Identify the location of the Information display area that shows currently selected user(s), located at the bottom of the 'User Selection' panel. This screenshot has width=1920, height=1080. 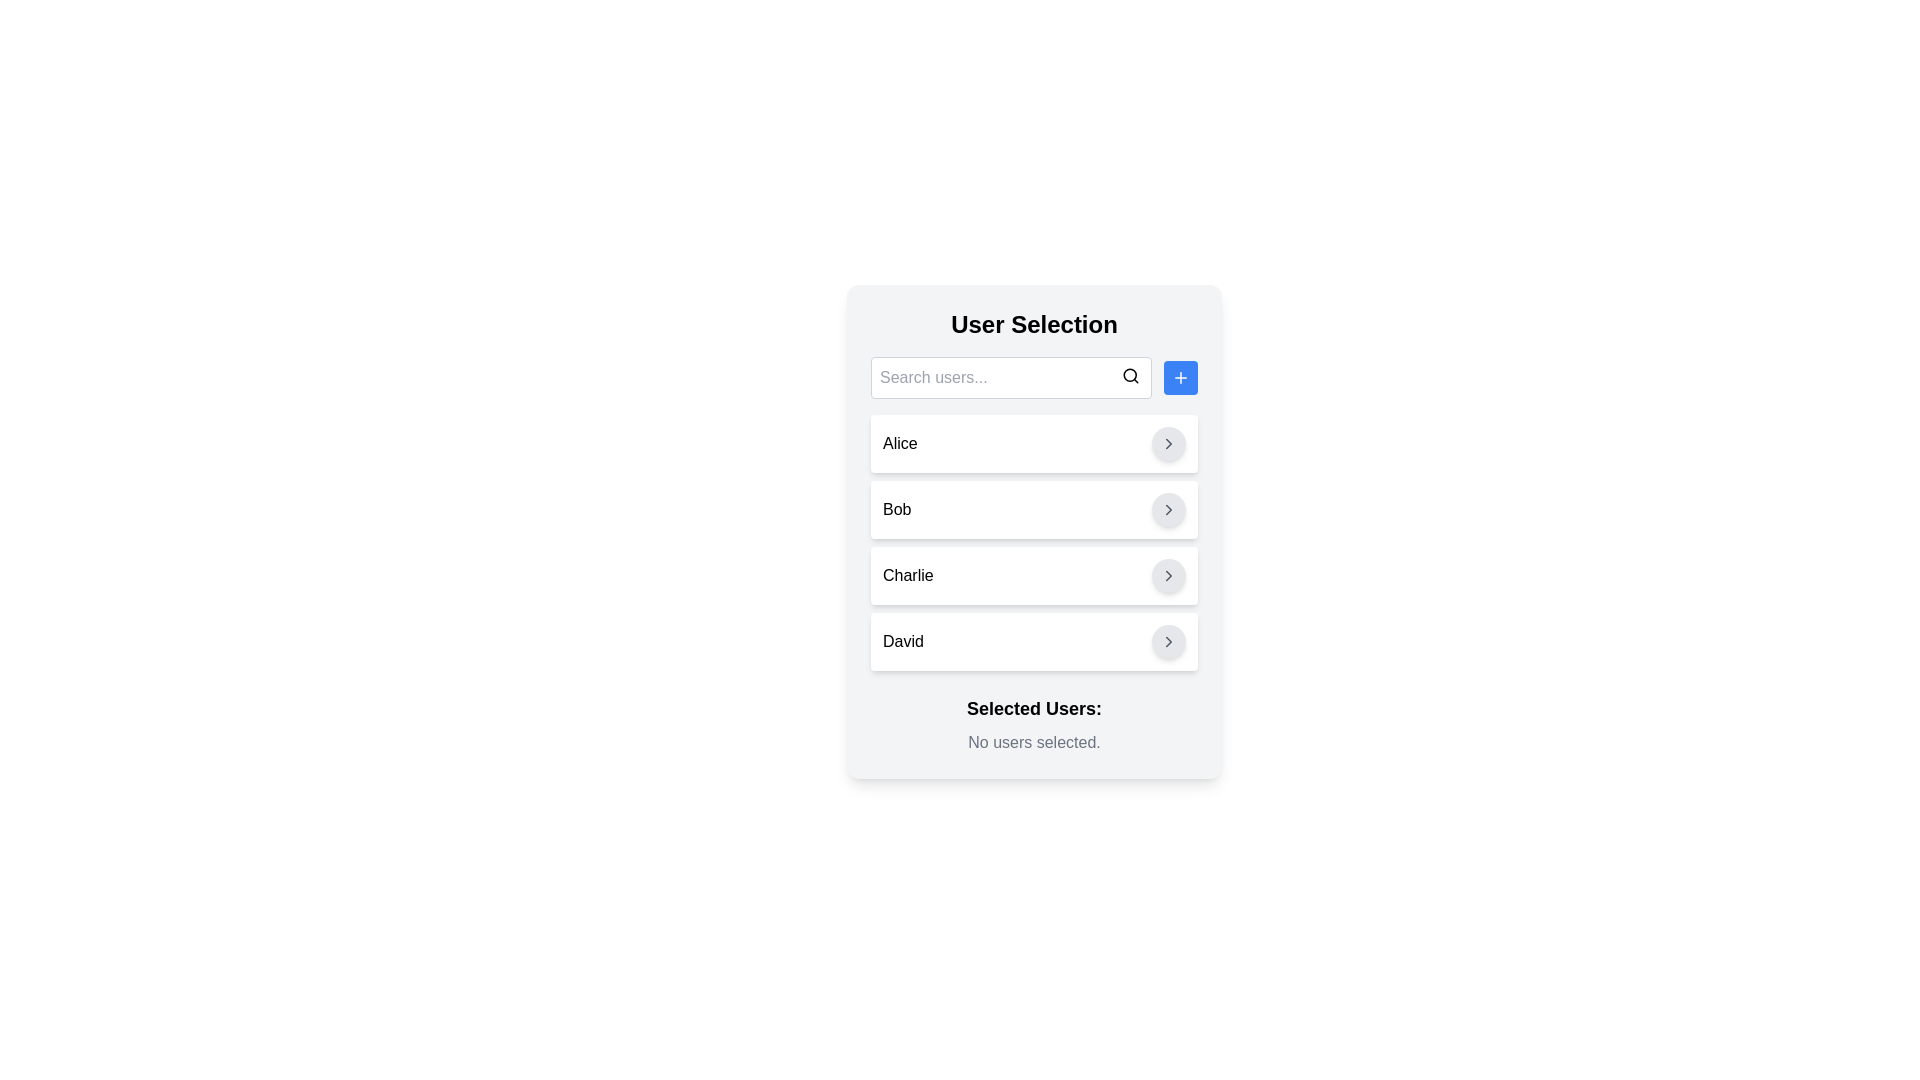
(1034, 725).